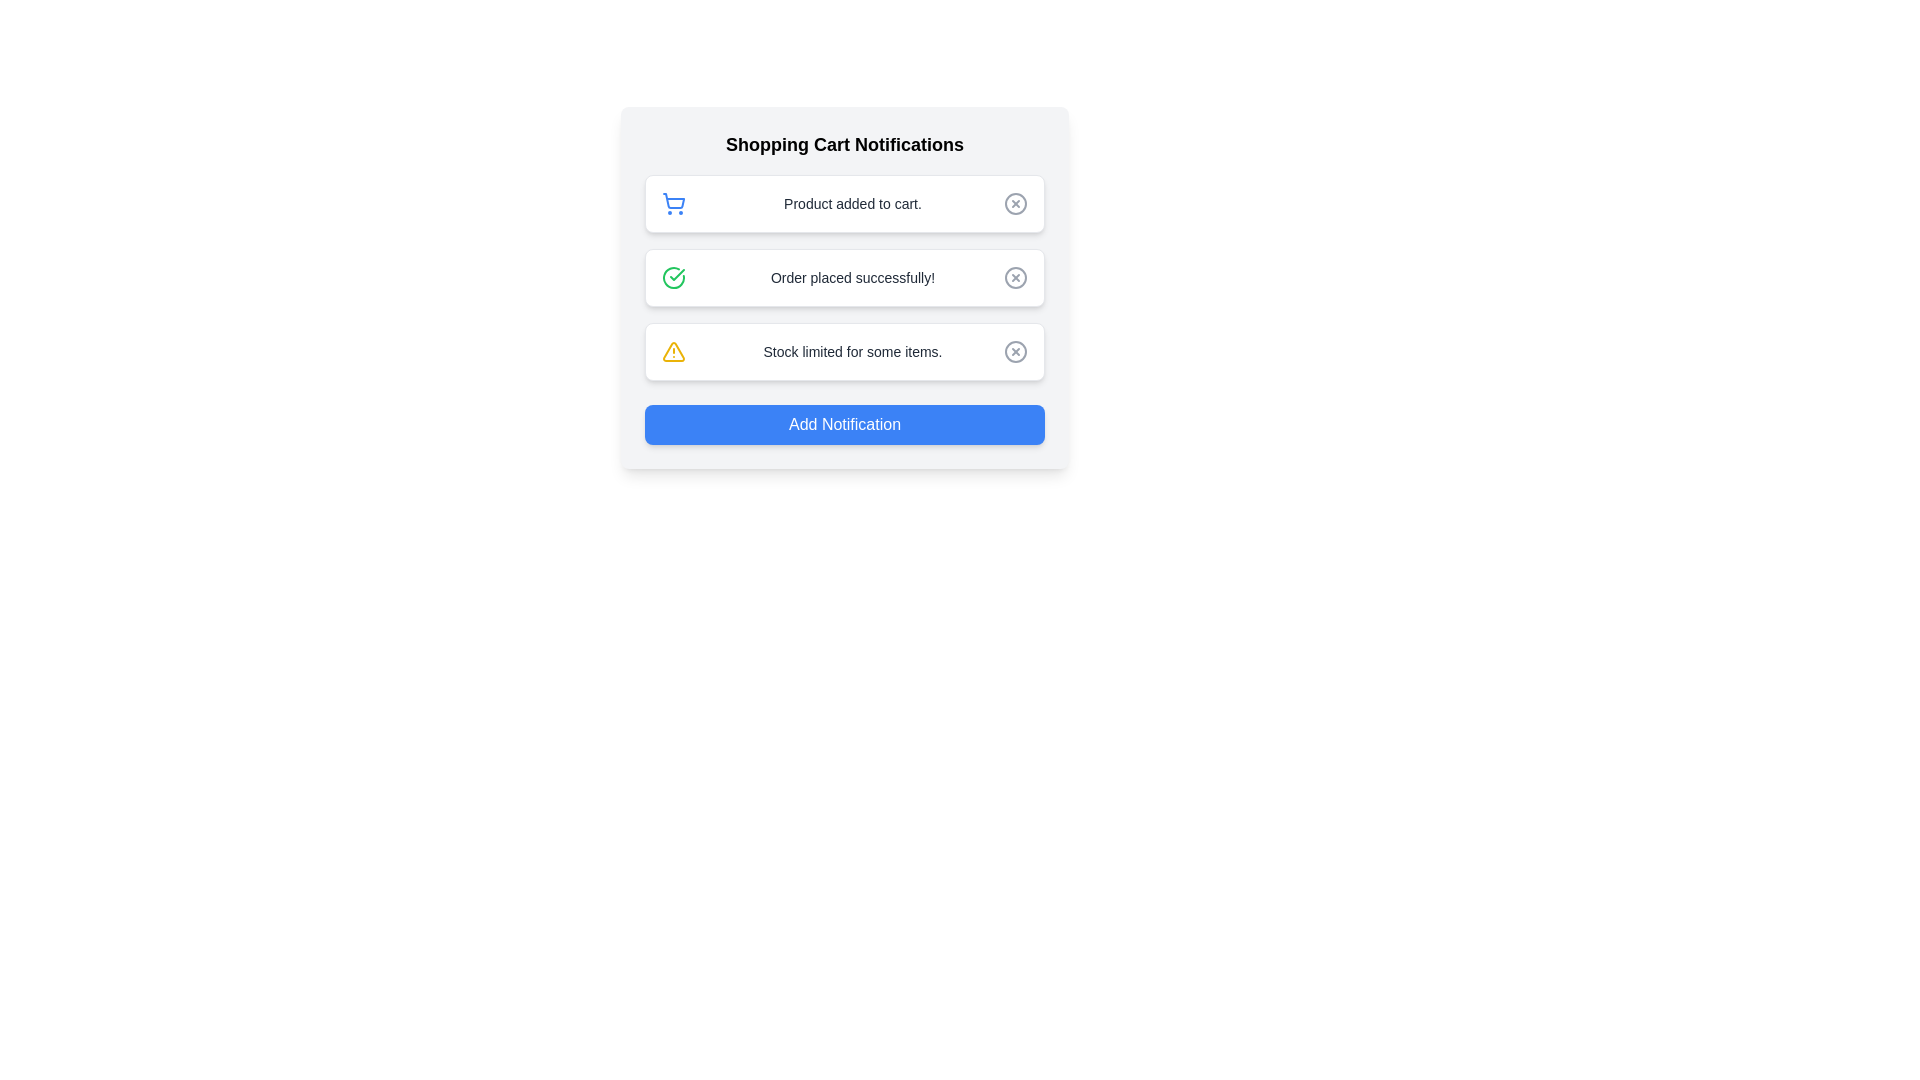 Image resolution: width=1920 pixels, height=1080 pixels. I want to click on the dismiss button located to the far right of the last notification row, which has a yellow triangle icon and the text 'Stock limited for some items,', so click(1016, 350).